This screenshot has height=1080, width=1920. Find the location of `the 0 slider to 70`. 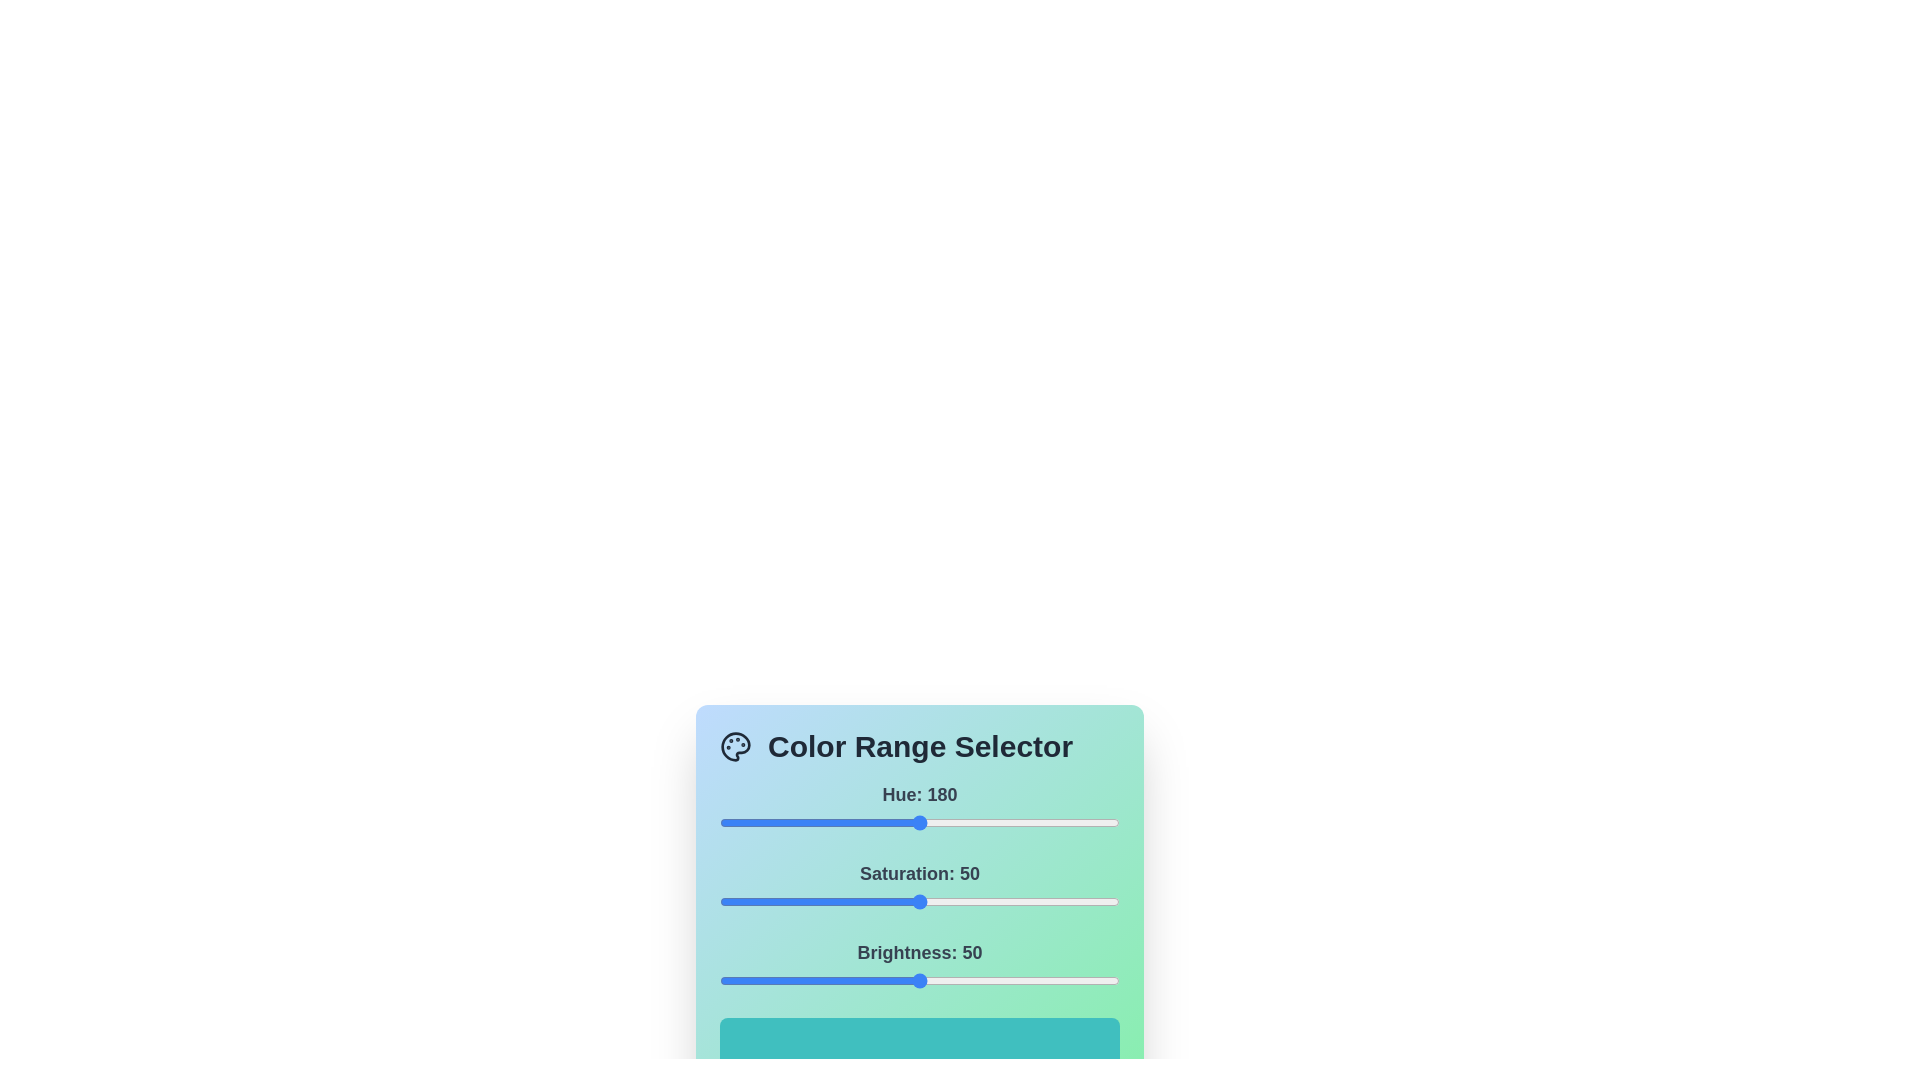

the 0 slider to 70 is located at coordinates (796, 822).